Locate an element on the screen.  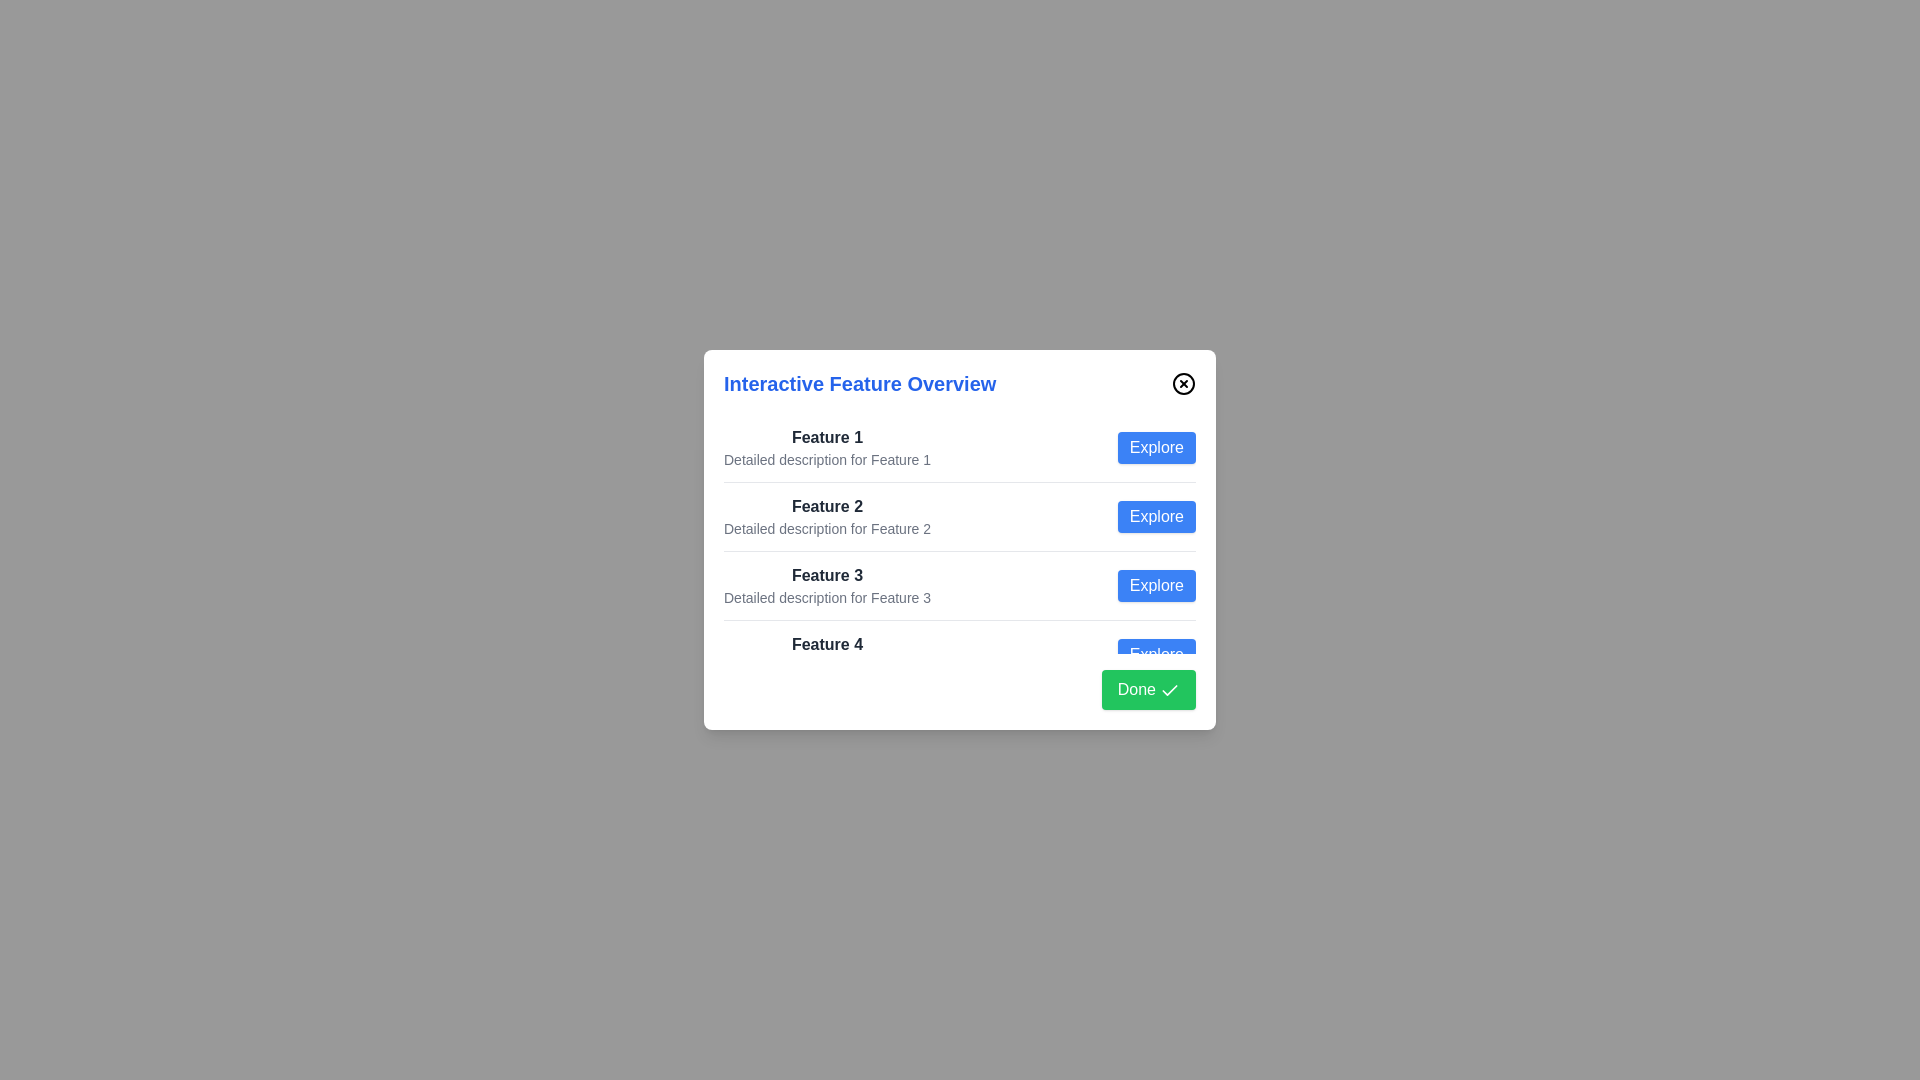
the 'Done' button to close the dialog is located at coordinates (1148, 689).